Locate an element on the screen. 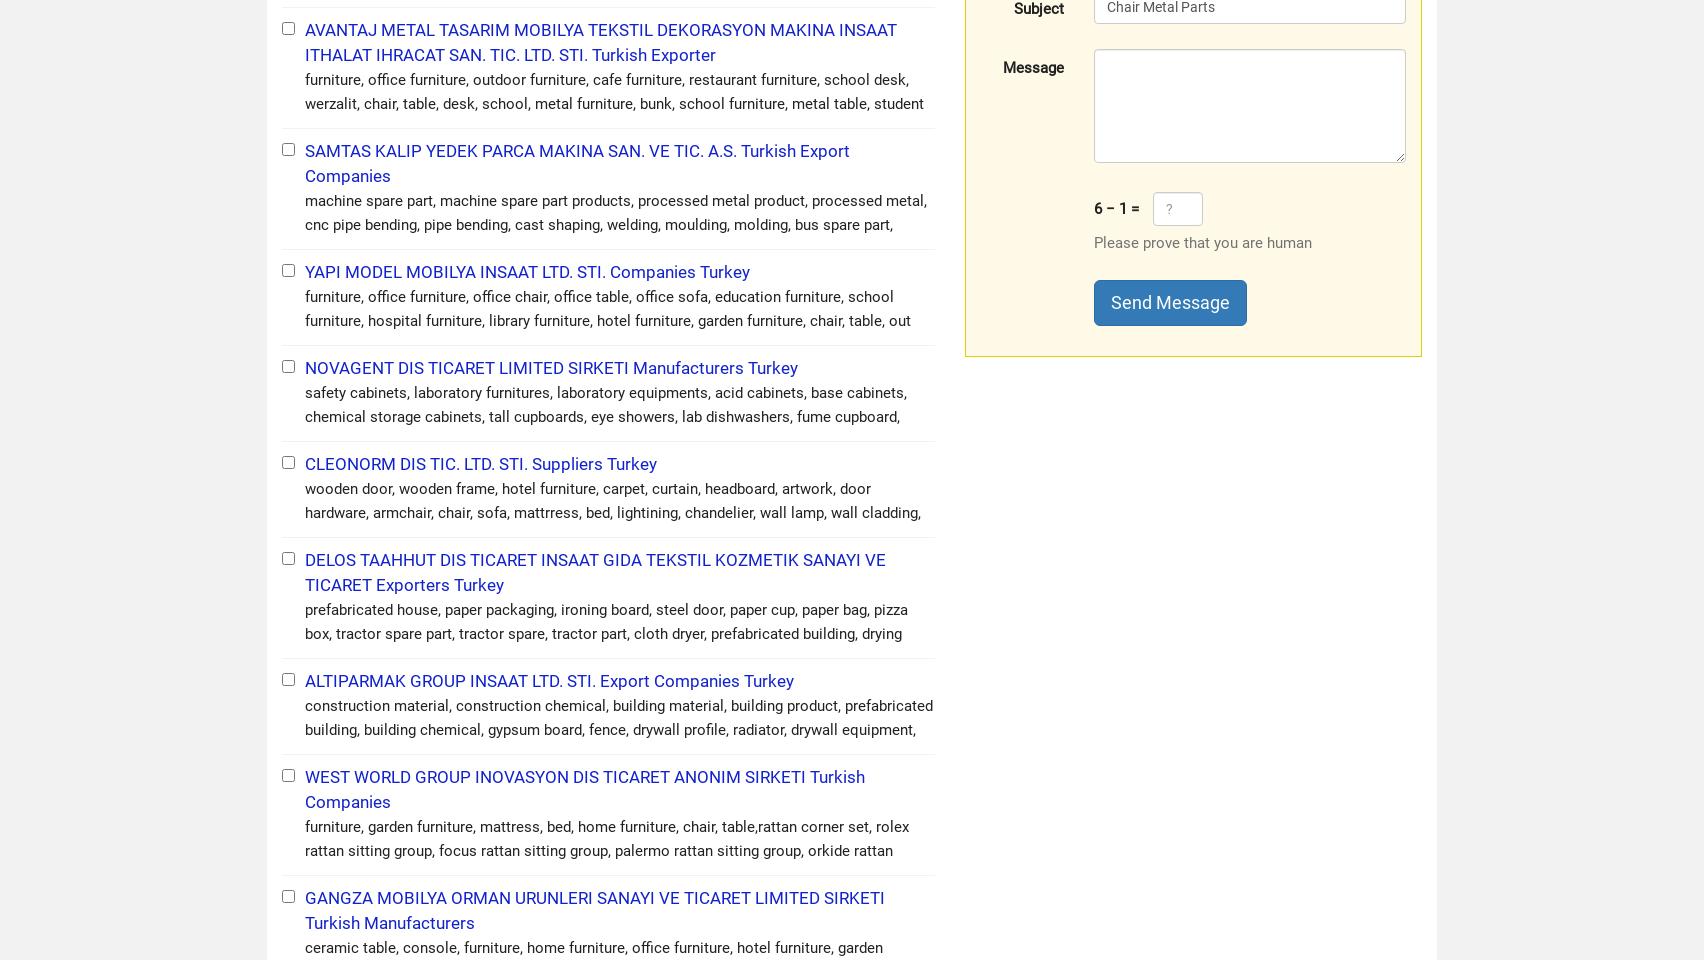  'Please prove that you are human' is located at coordinates (1202, 241).